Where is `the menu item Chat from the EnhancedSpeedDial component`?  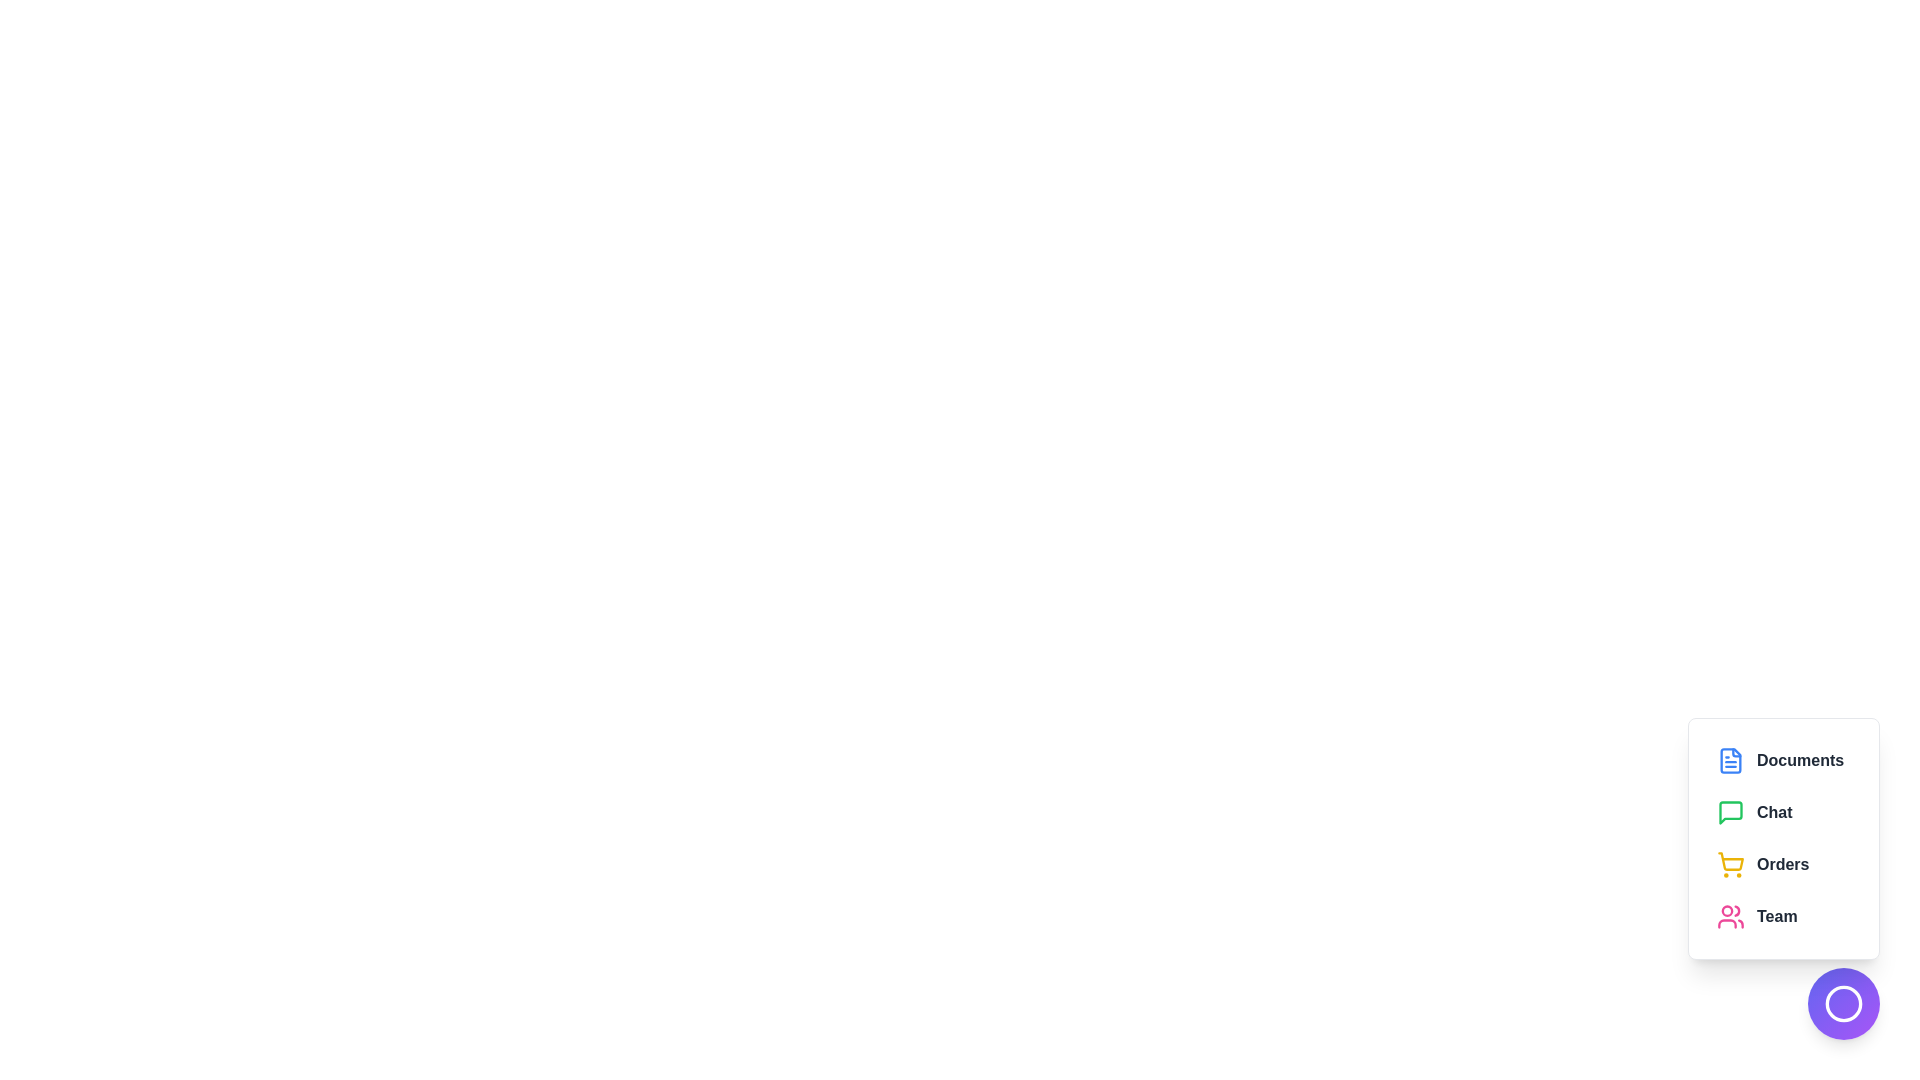 the menu item Chat from the EnhancedSpeedDial component is located at coordinates (1784, 813).